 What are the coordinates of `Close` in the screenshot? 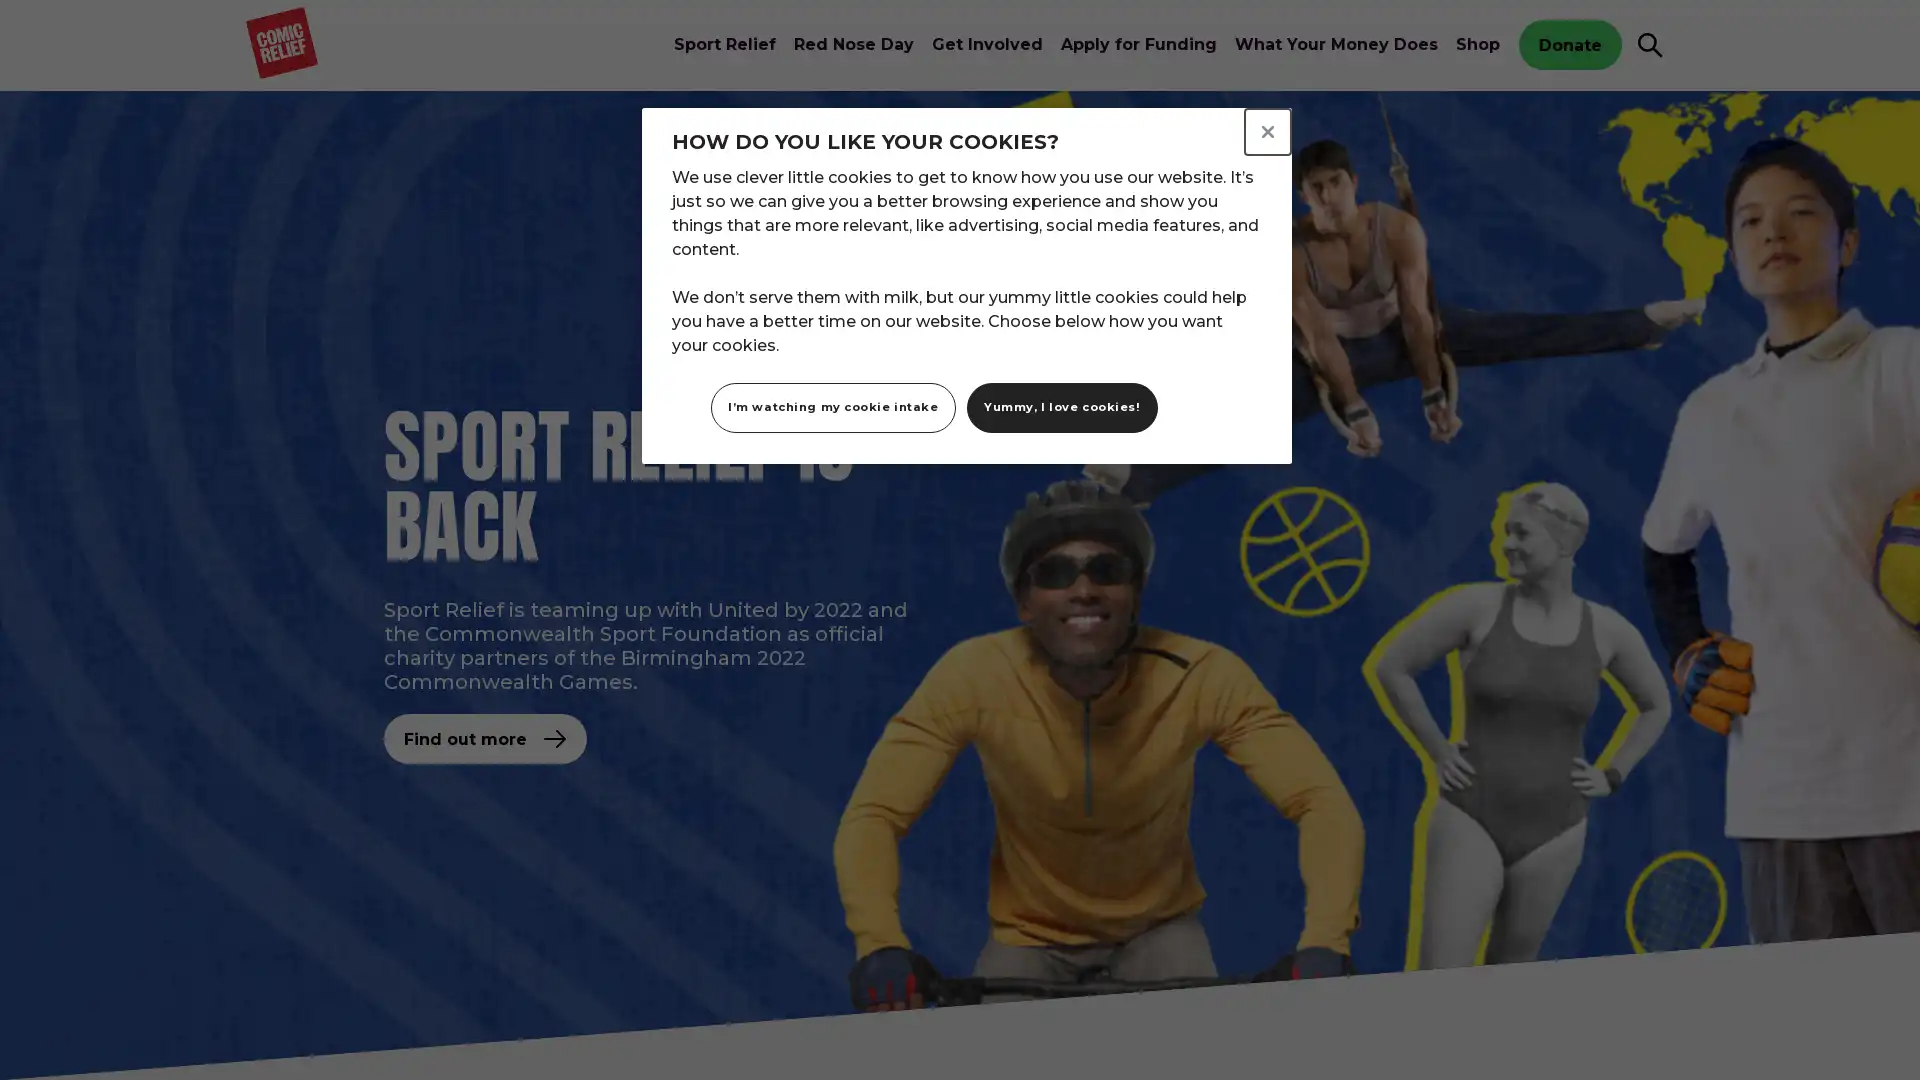 It's located at (1266, 131).